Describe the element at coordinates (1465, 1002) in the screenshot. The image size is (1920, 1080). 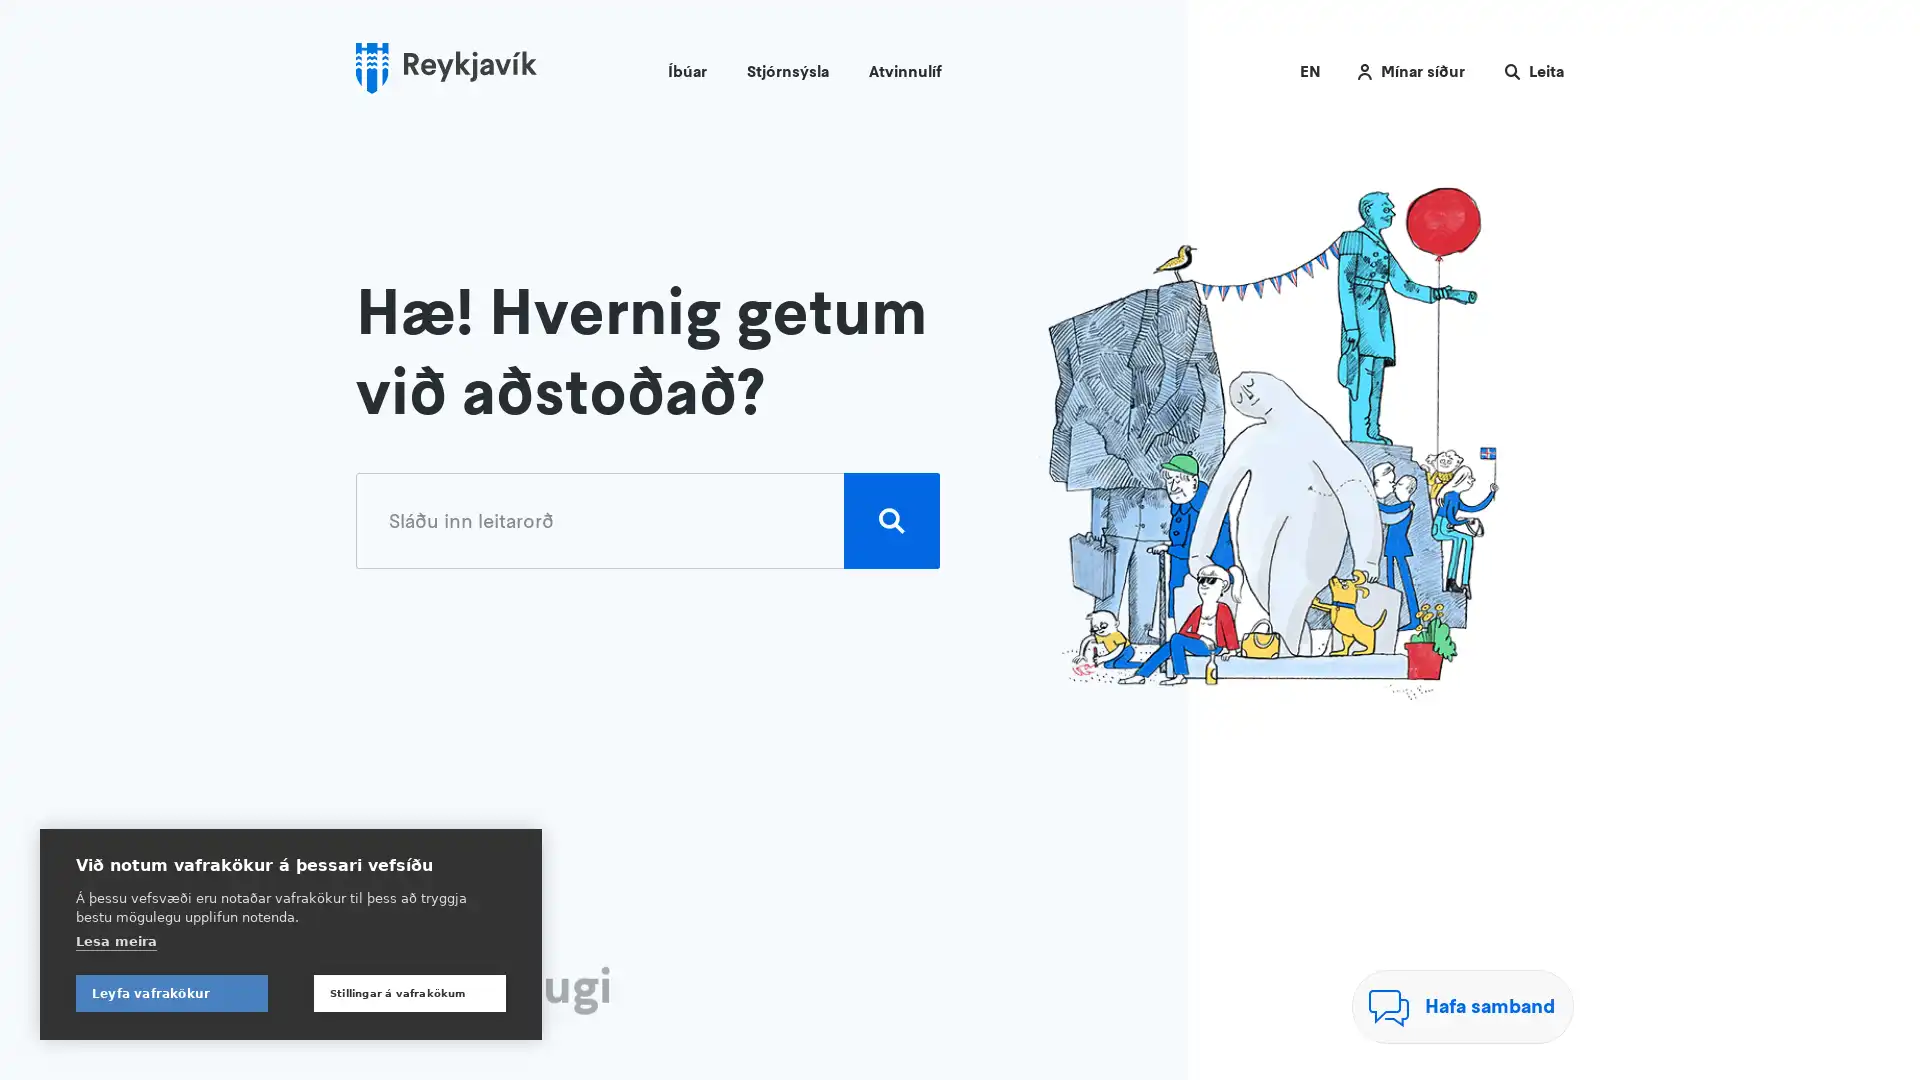
I see `Hafa samband` at that location.